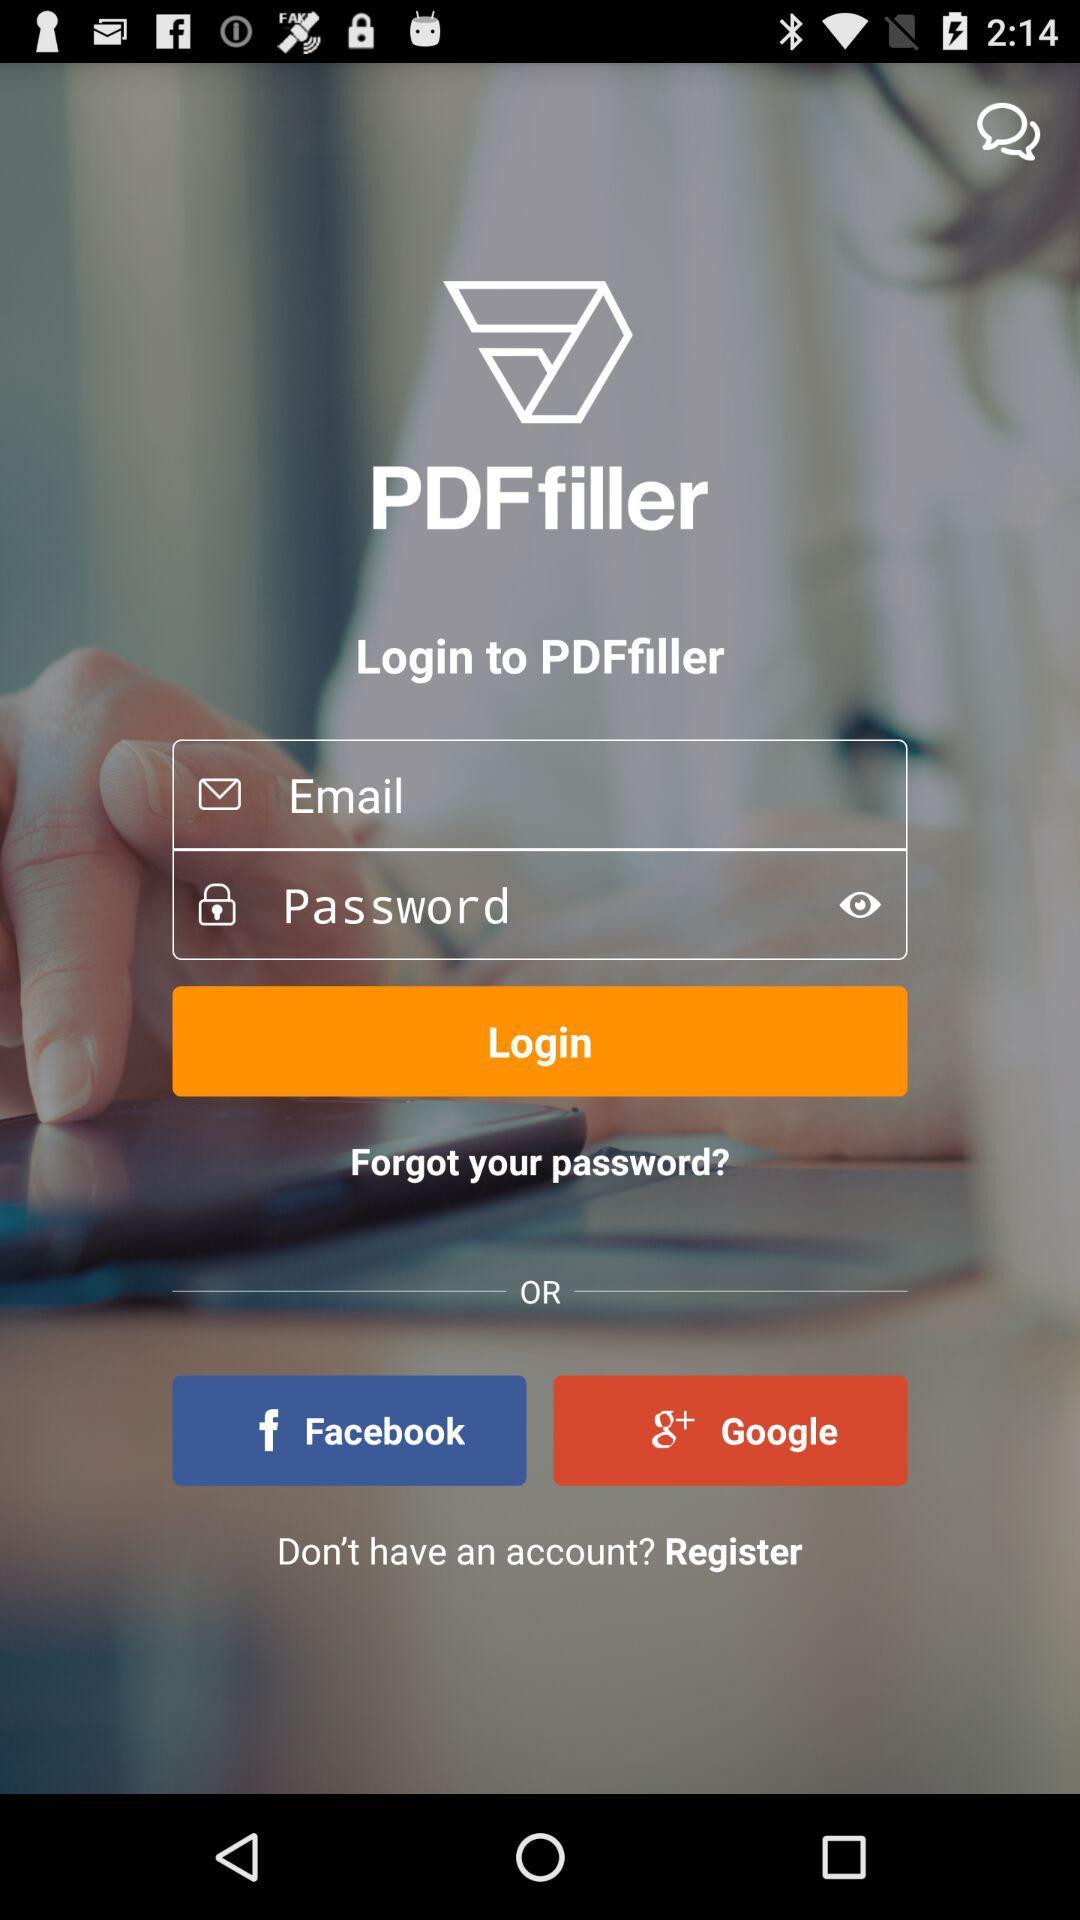 The width and height of the screenshot is (1080, 1920). What do you see at coordinates (1008, 139) in the screenshot?
I see `the chat icon` at bounding box center [1008, 139].